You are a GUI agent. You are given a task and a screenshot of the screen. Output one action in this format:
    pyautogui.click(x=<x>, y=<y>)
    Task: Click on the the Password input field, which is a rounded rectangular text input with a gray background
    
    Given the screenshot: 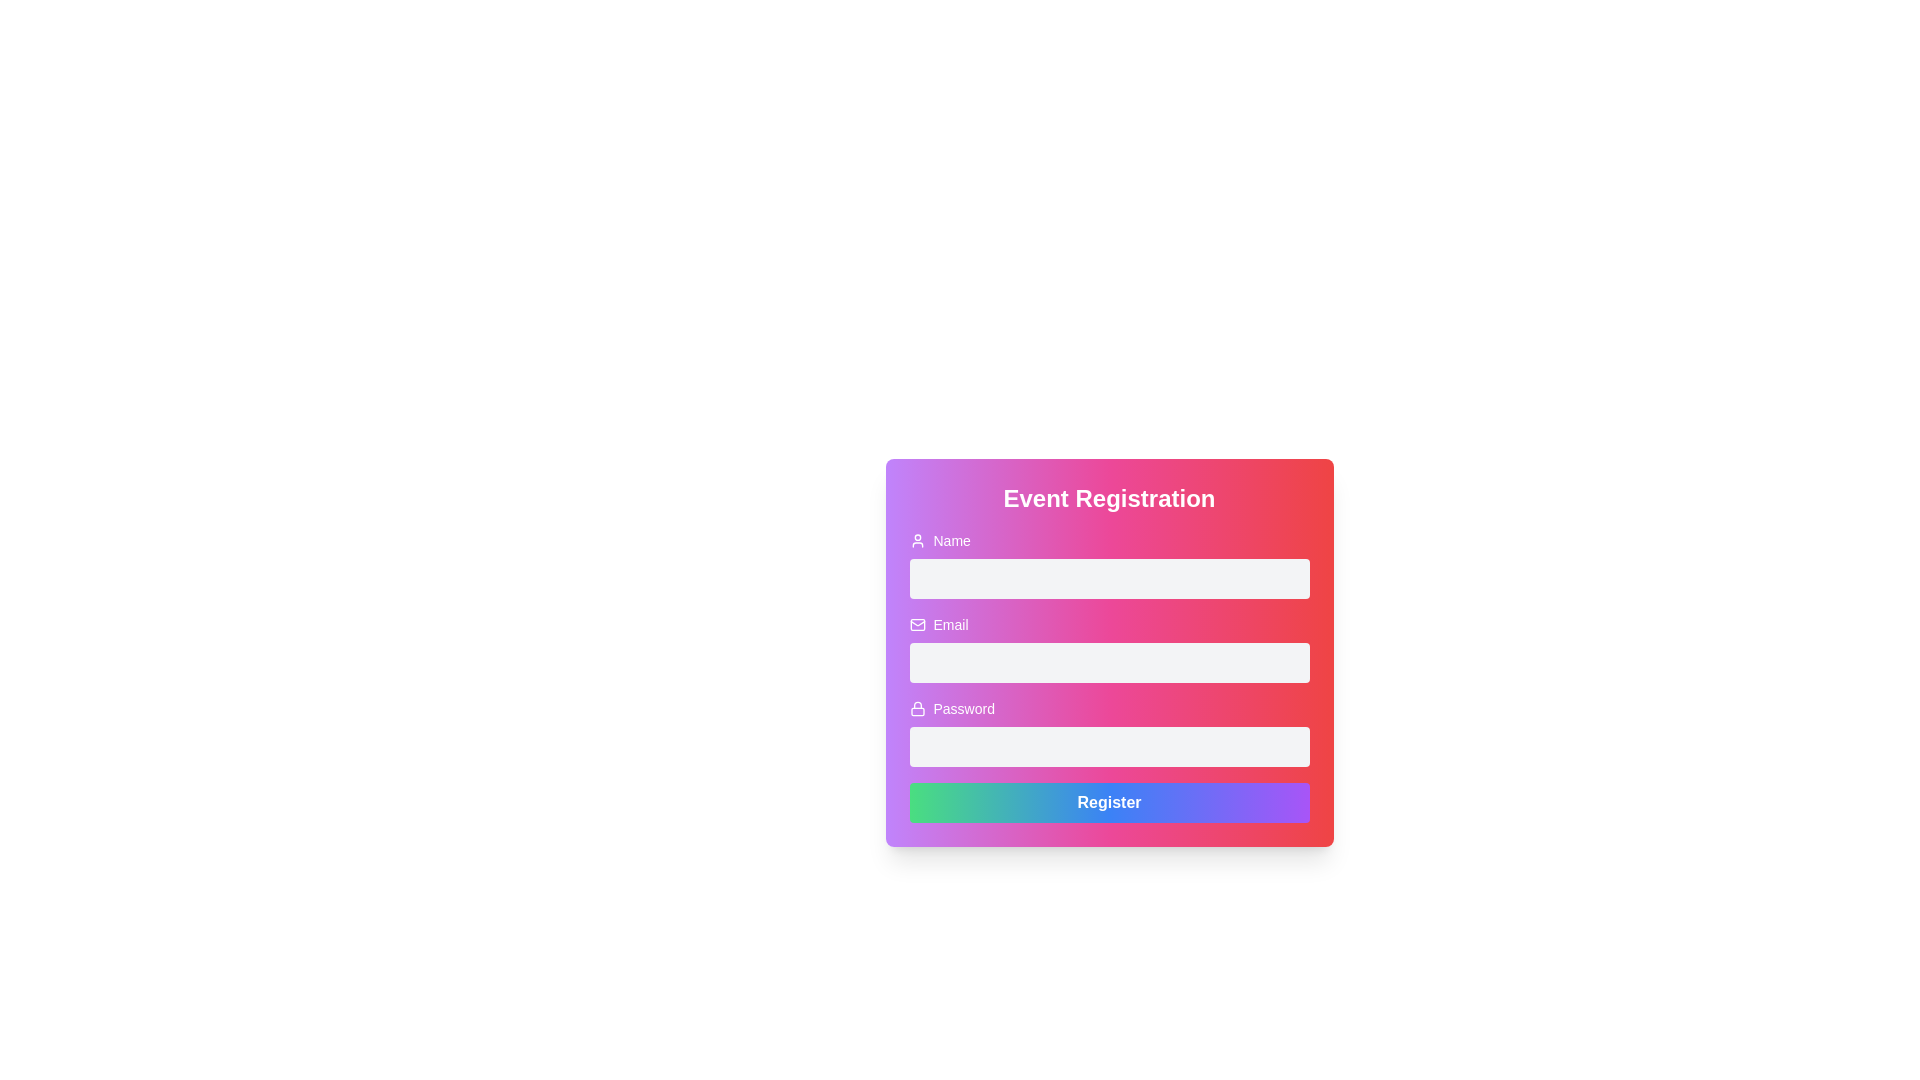 What is the action you would take?
    pyautogui.click(x=1108, y=732)
    